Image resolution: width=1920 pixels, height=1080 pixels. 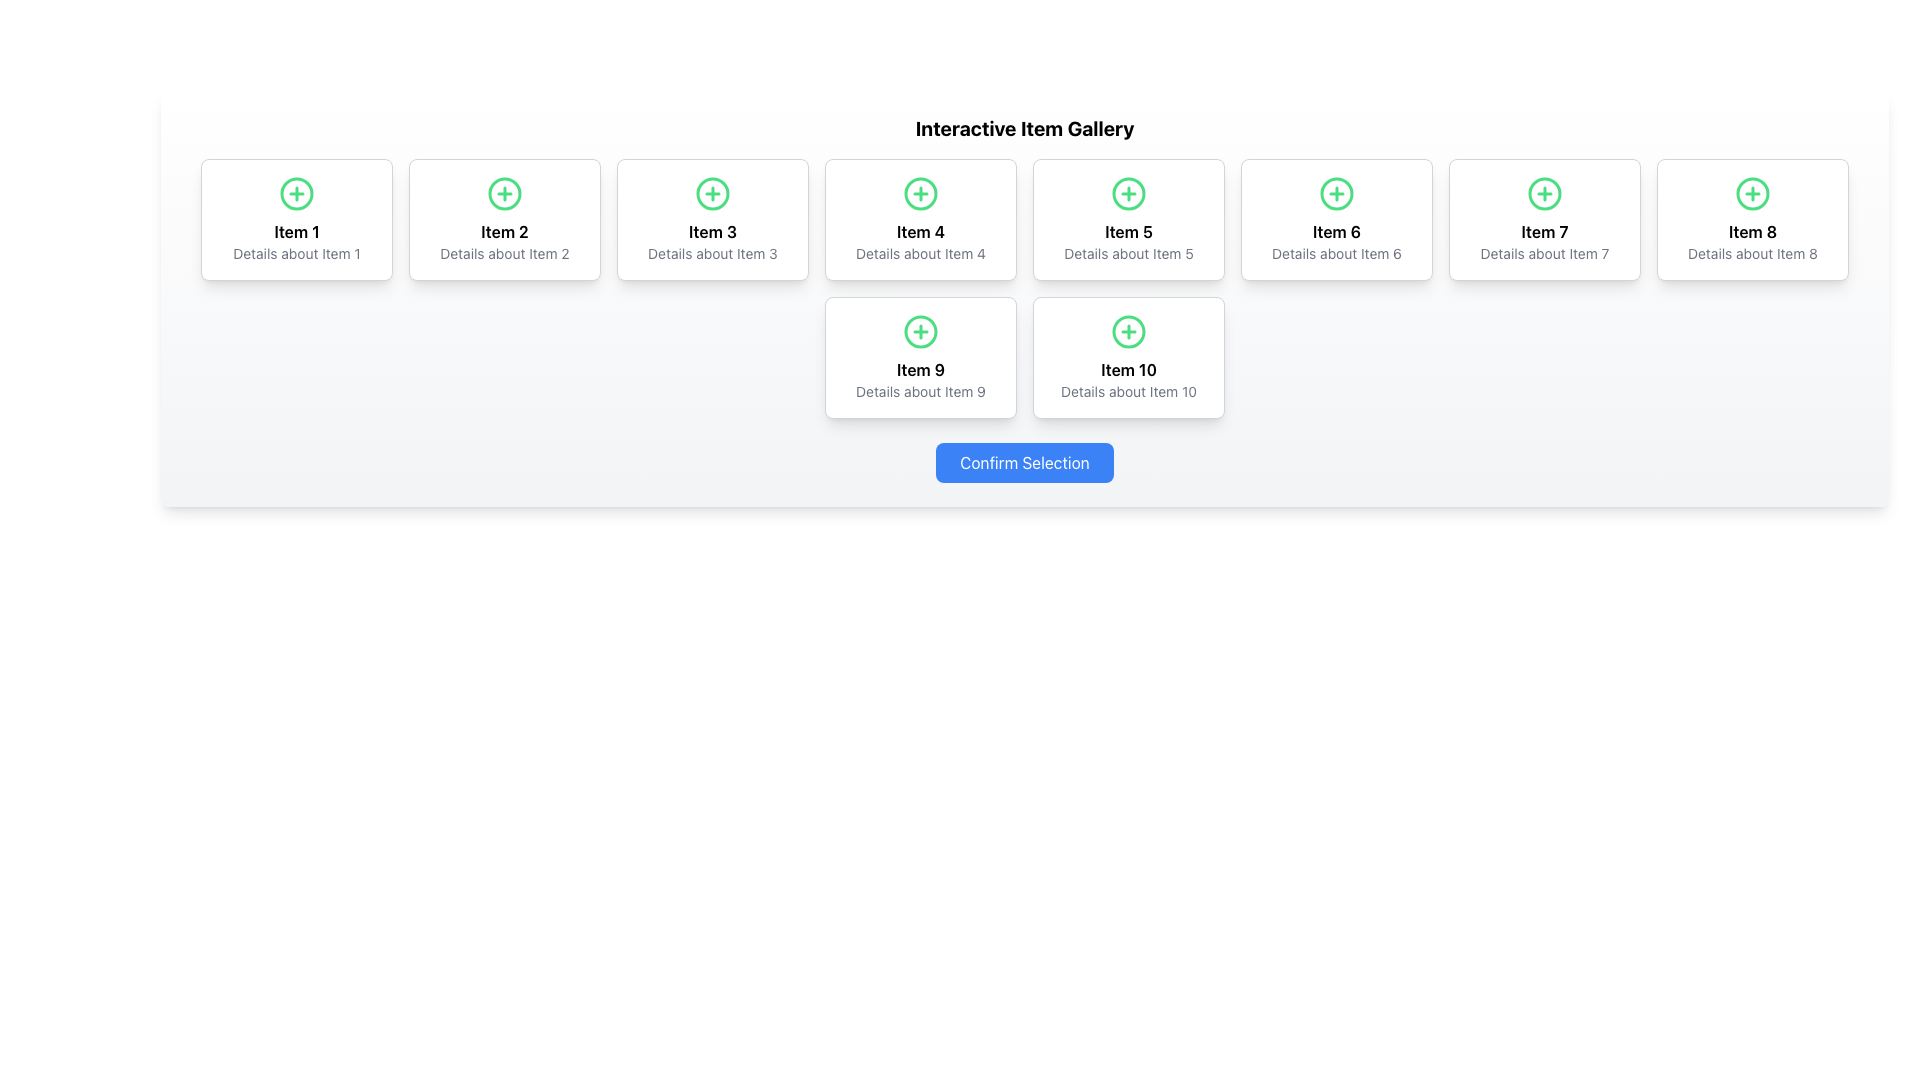 I want to click on the circular green button with a plus sign located at the top of the 'Item 2' card in the second position of the grid, so click(x=504, y=193).